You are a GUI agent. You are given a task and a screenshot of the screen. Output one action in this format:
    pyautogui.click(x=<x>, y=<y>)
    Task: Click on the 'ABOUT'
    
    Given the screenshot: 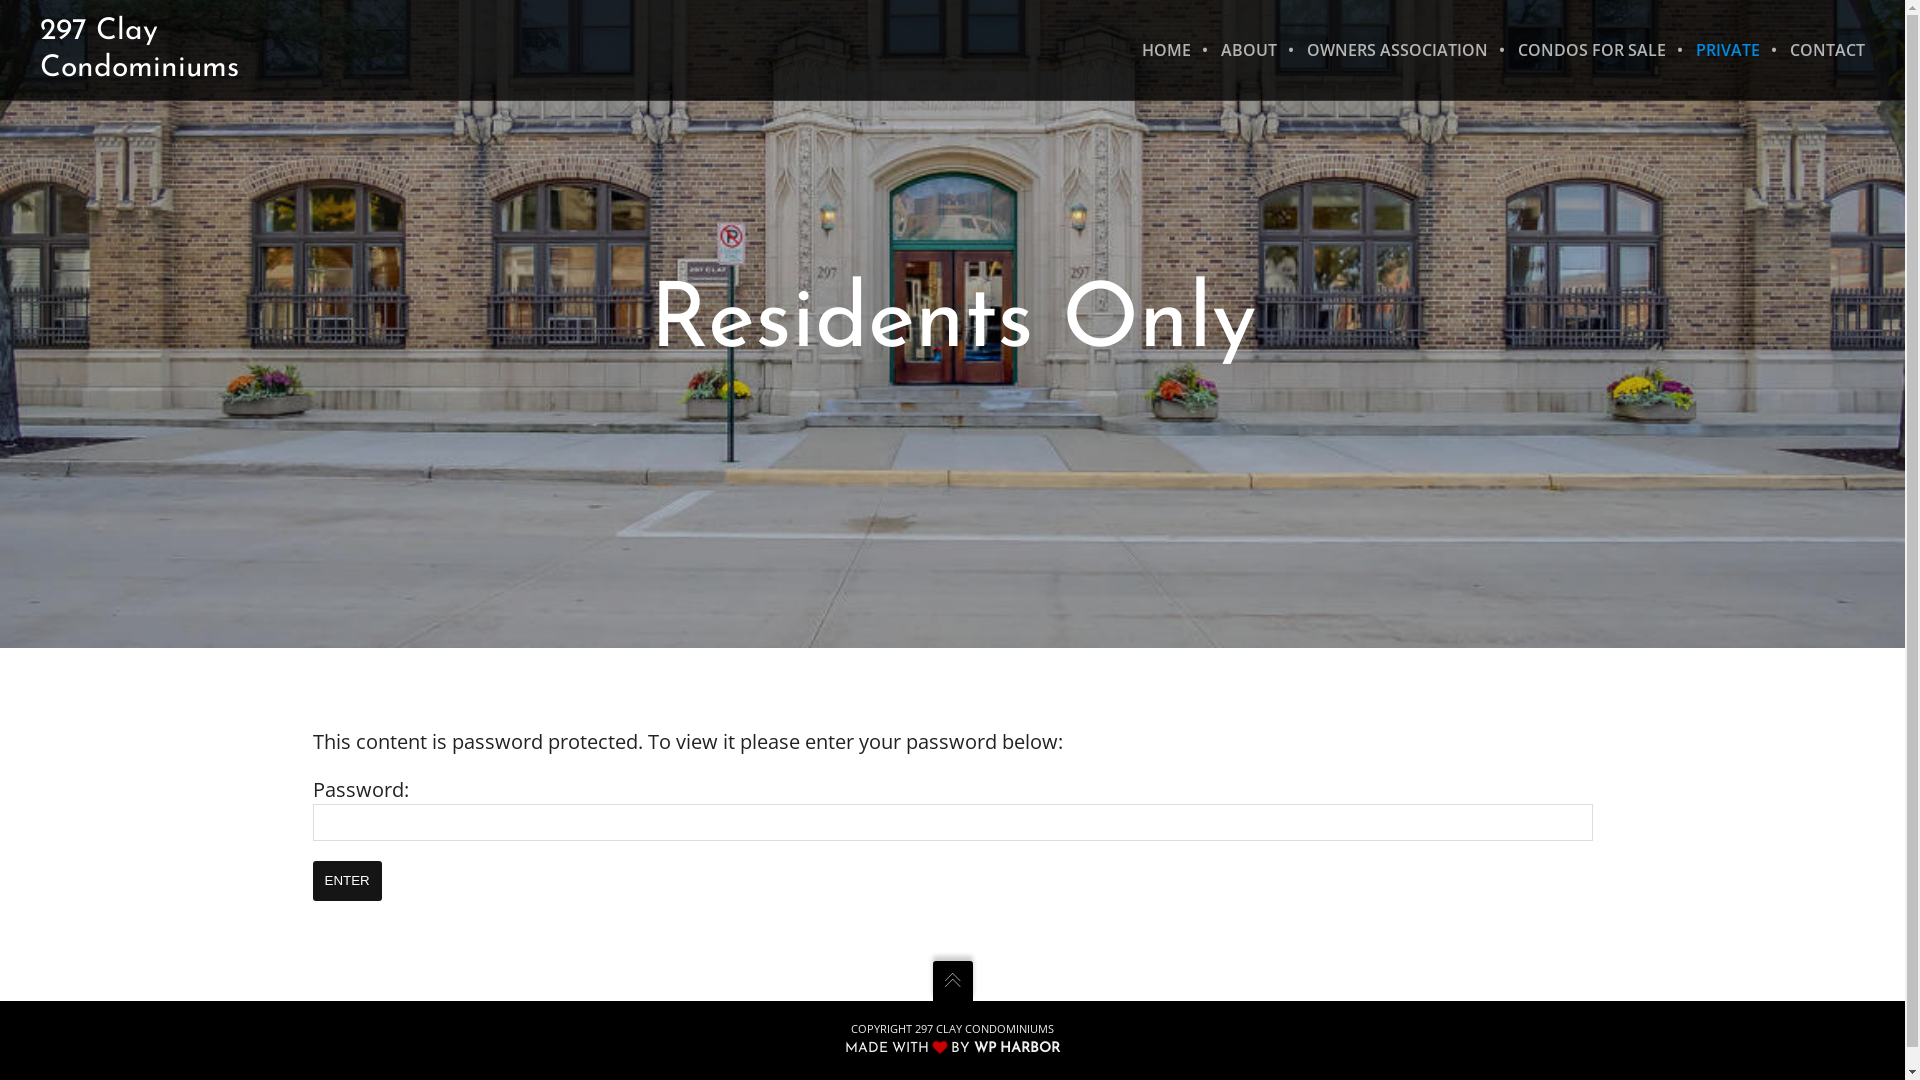 What is the action you would take?
    pyautogui.click(x=1204, y=49)
    